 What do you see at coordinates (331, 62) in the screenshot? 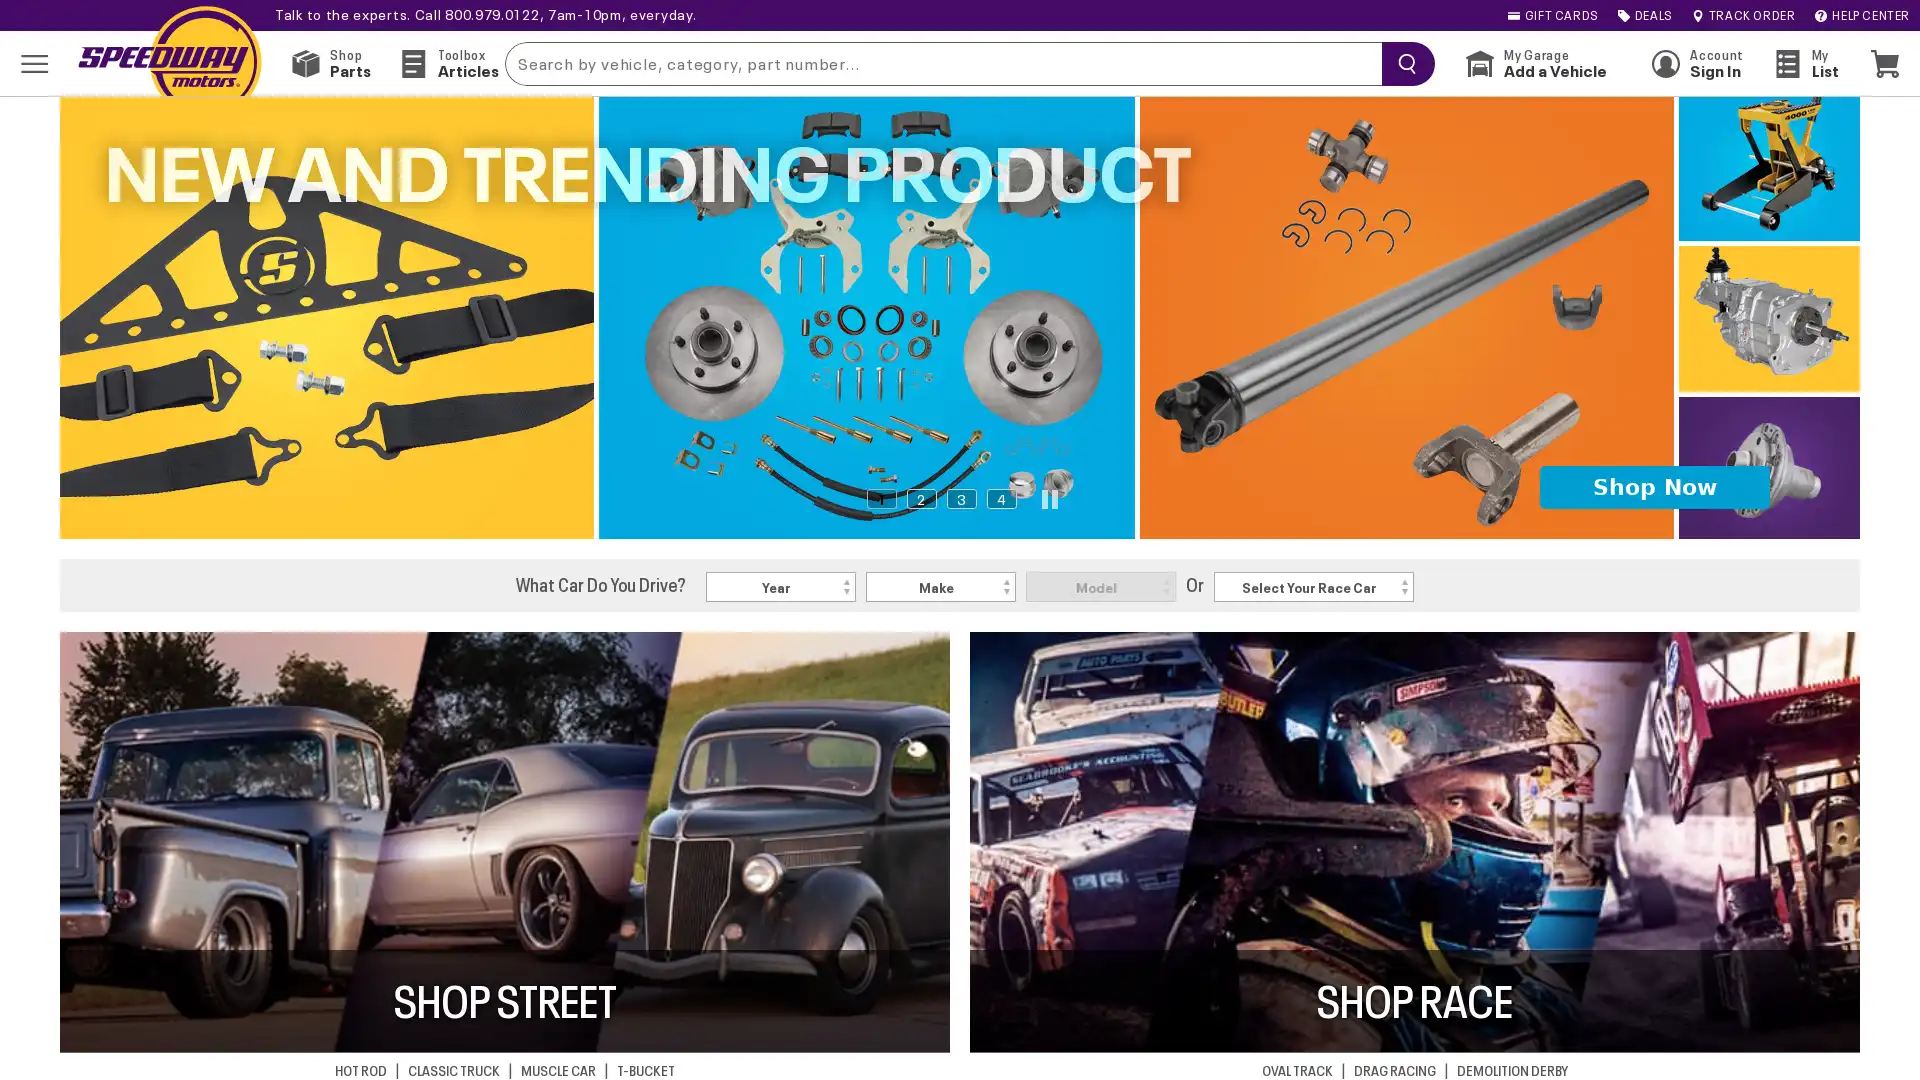
I see `Shop Parts` at bounding box center [331, 62].